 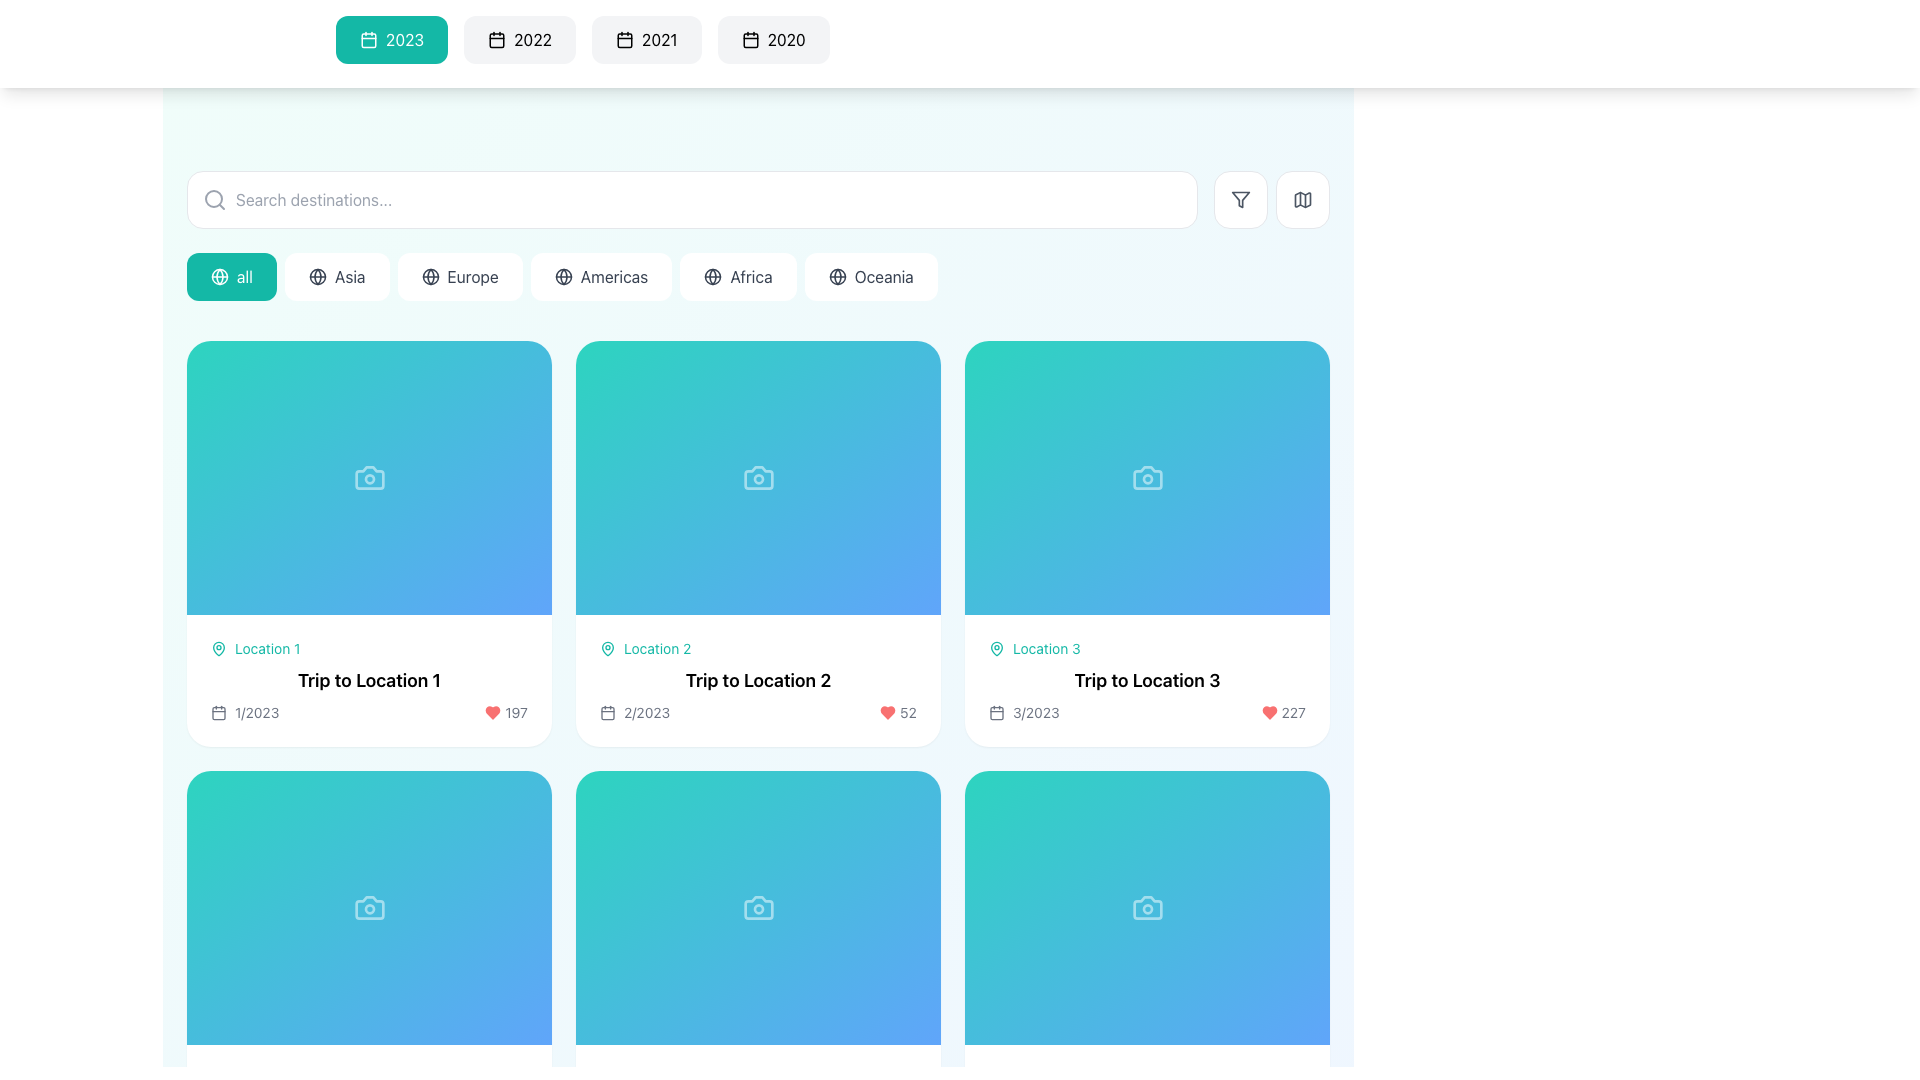 I want to click on the Image placeholder, which is a rectangular area with rounded corners, featuring a gradient background from teal to blue and a white camera icon, located in the second row and third column of the grid layout under the card for 'Trip to Location 3', so click(x=1147, y=907).